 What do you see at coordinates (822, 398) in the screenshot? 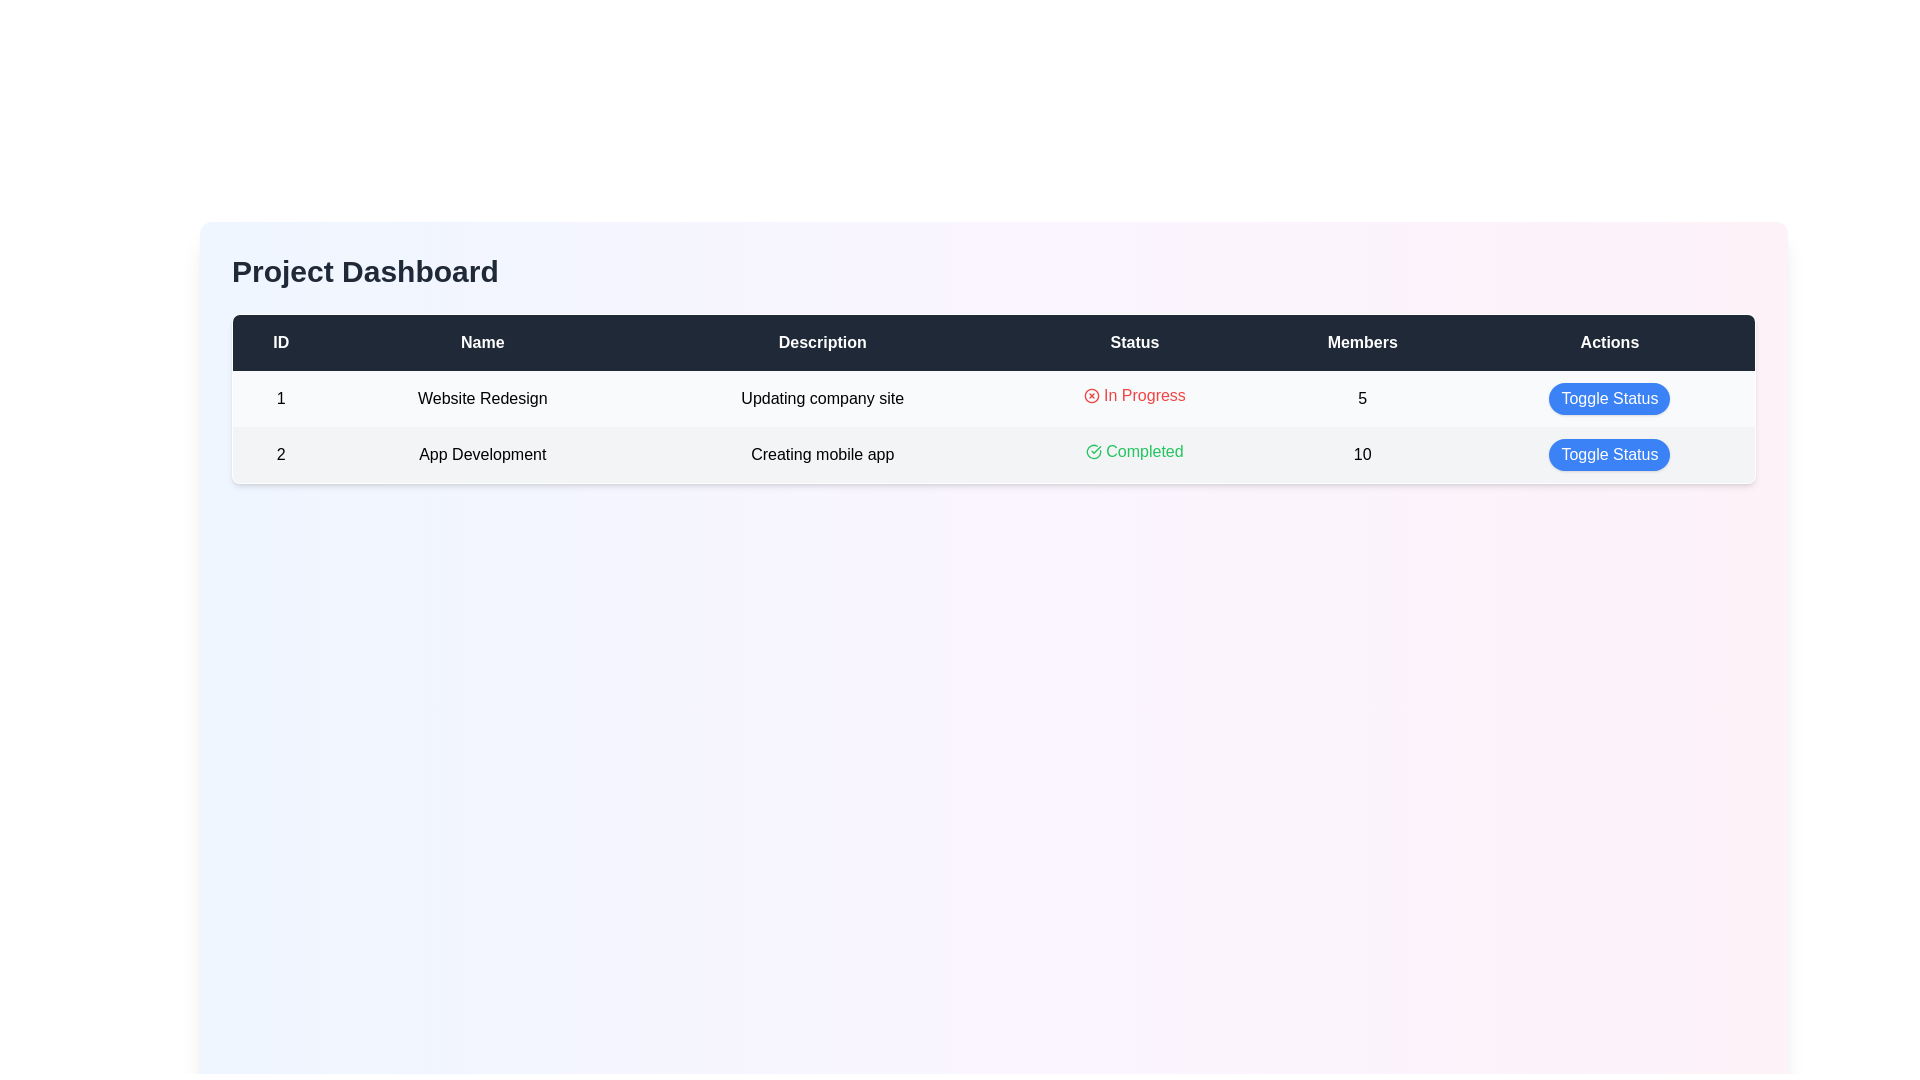
I see `text content of the Text Label located in the third column of the first row under the 'Description' column in the dashboard` at bounding box center [822, 398].